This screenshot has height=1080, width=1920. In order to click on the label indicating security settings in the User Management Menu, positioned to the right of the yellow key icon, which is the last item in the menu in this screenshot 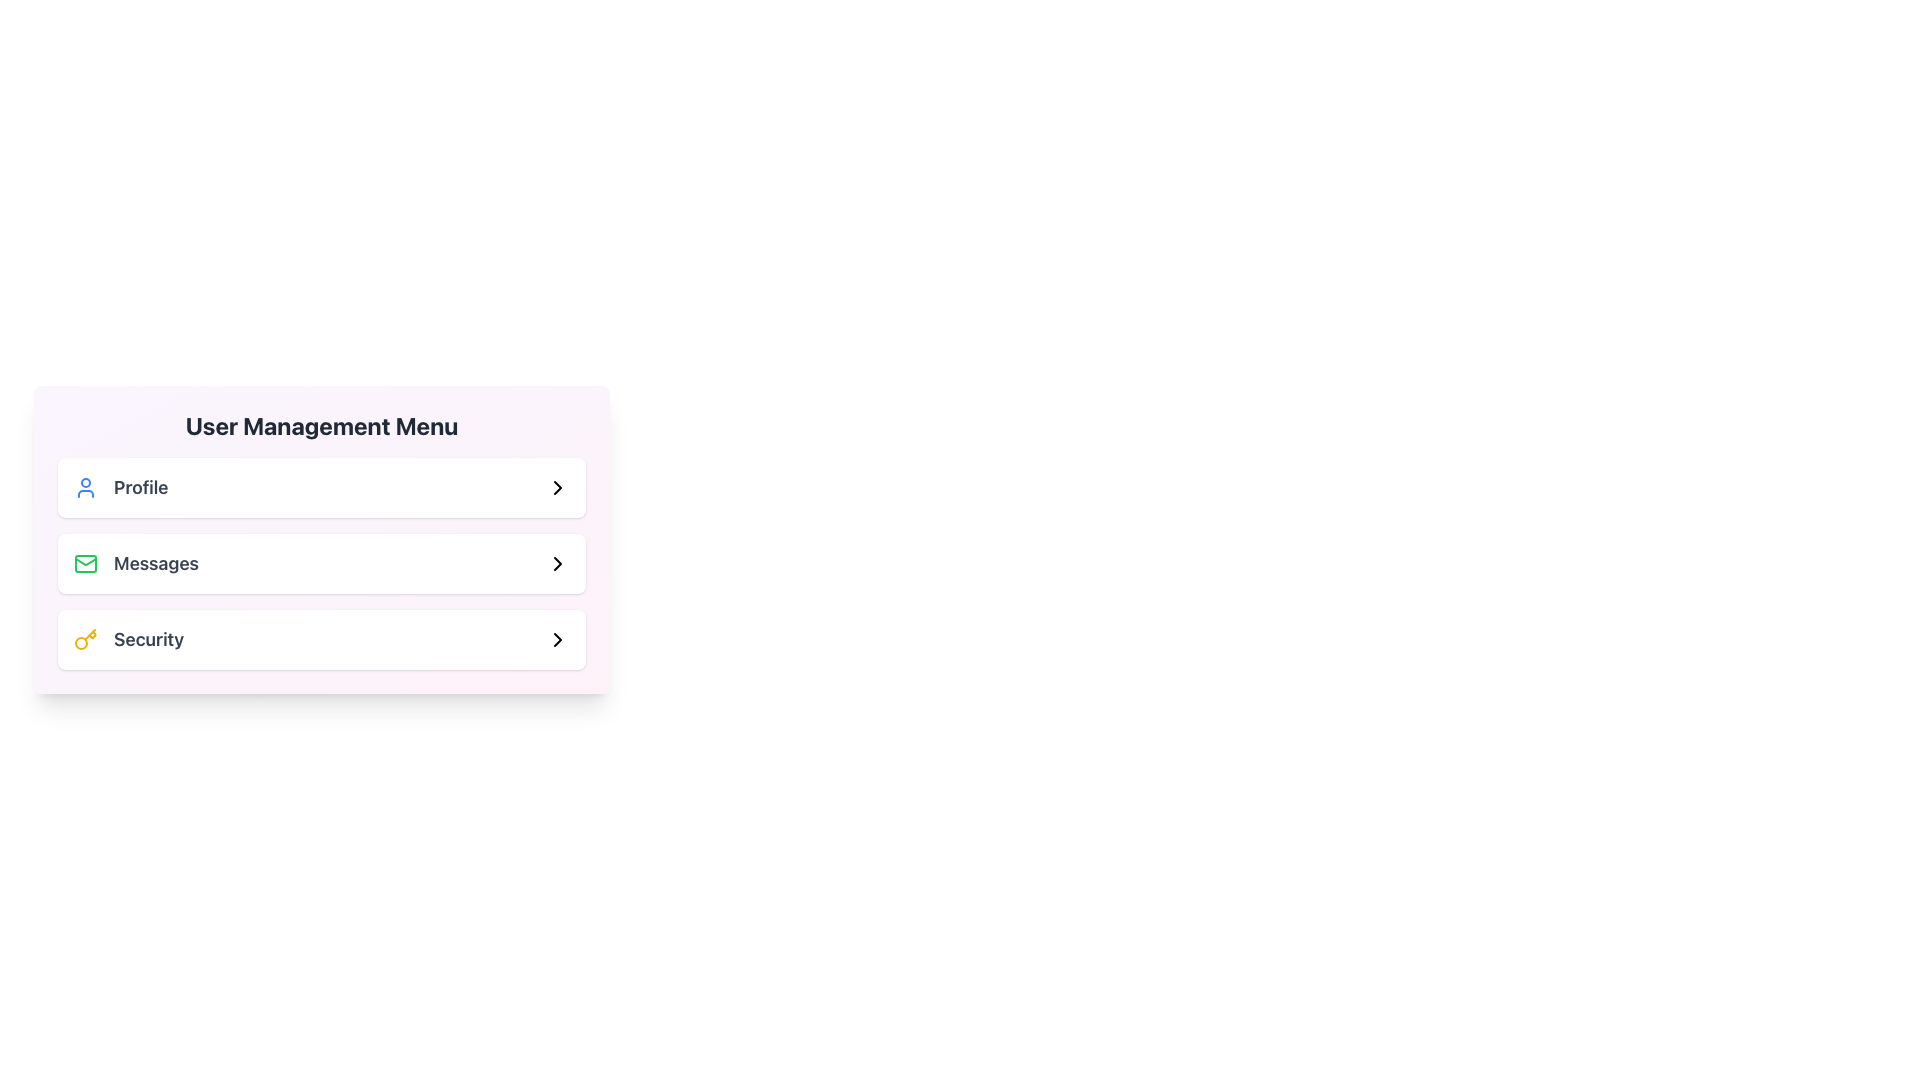, I will do `click(147, 640)`.